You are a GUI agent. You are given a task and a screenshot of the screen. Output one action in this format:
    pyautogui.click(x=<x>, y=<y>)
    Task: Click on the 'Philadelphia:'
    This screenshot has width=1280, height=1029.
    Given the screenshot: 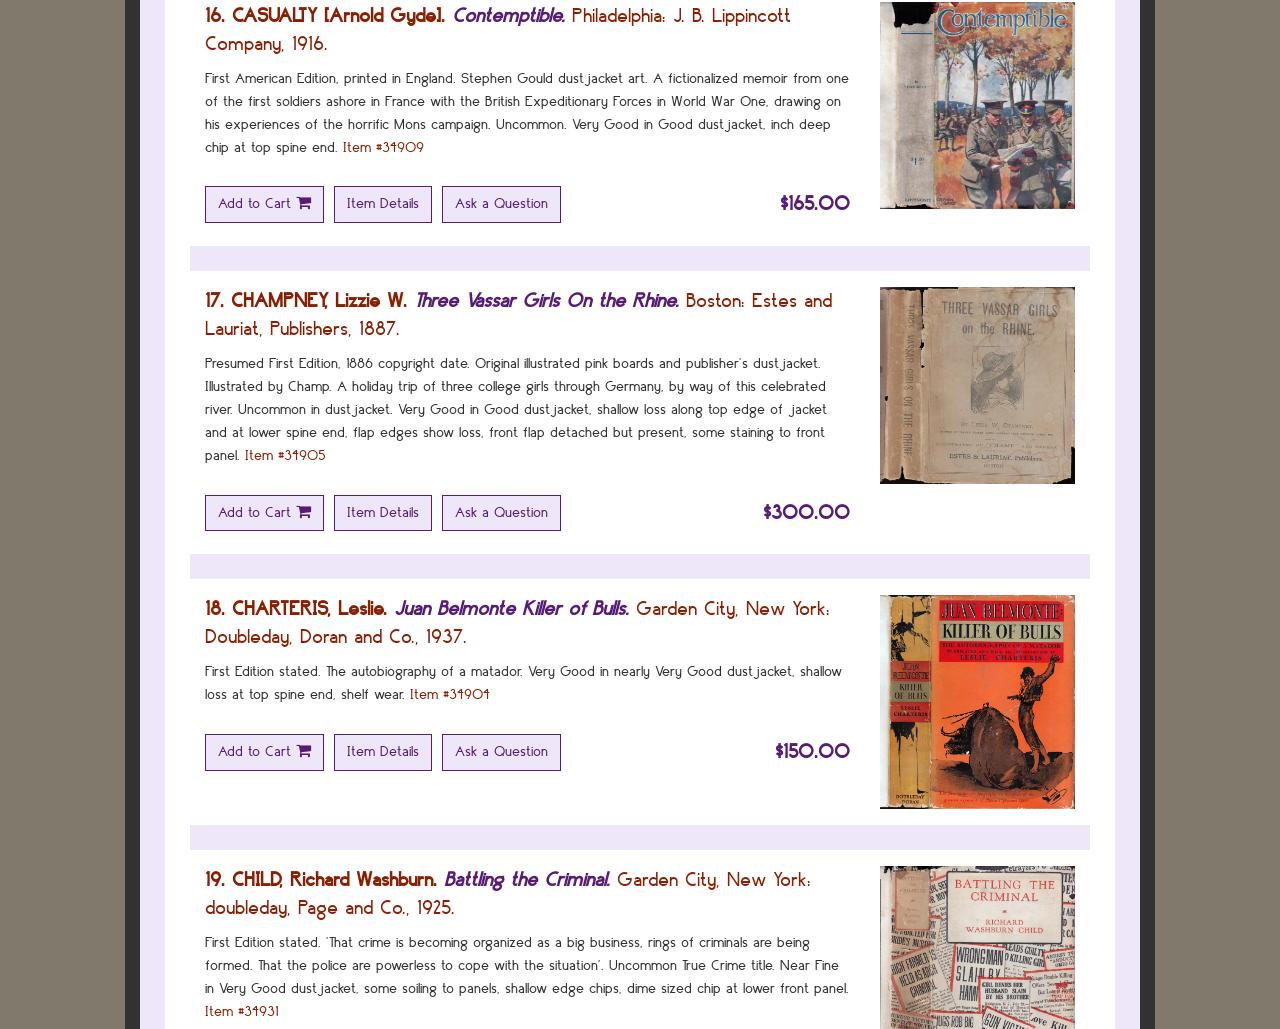 What is the action you would take?
    pyautogui.click(x=621, y=15)
    